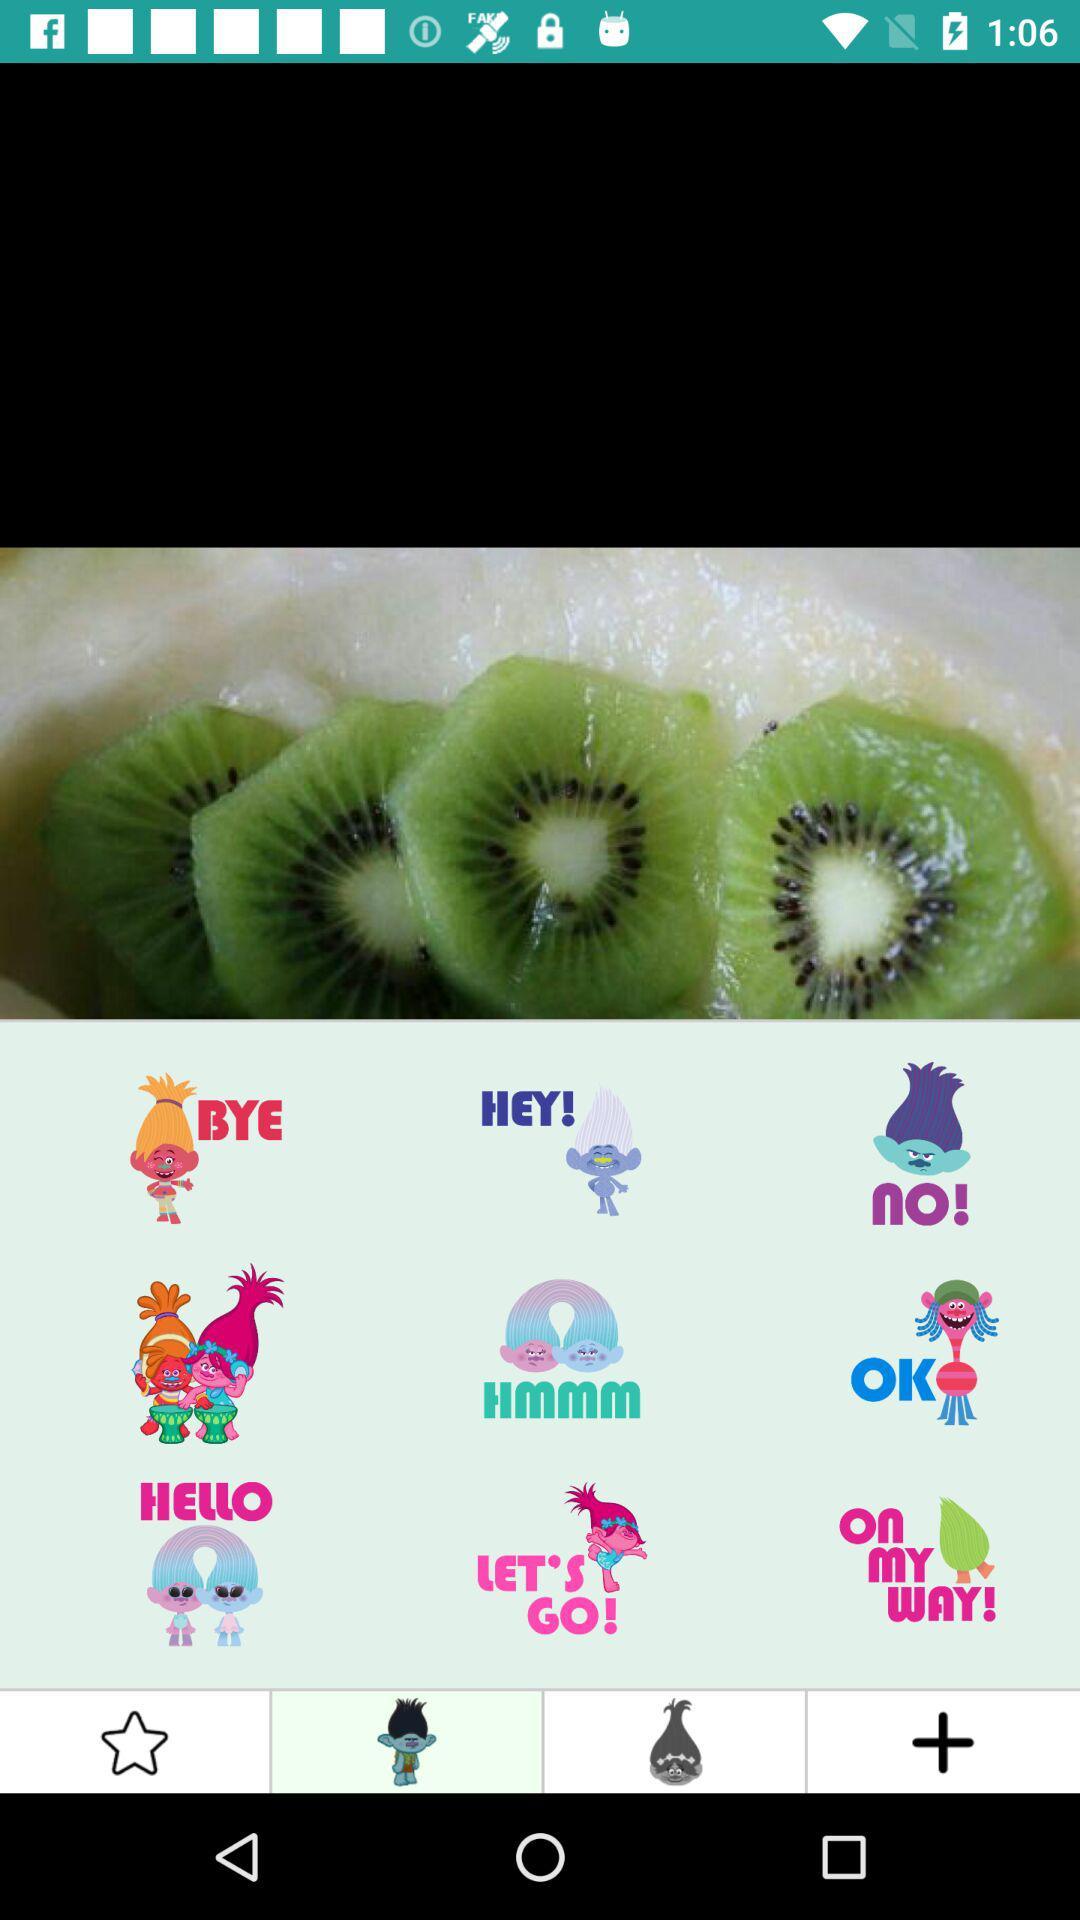 Image resolution: width=1080 pixels, height=1920 pixels. What do you see at coordinates (943, 1741) in the screenshot?
I see `the add icon` at bounding box center [943, 1741].